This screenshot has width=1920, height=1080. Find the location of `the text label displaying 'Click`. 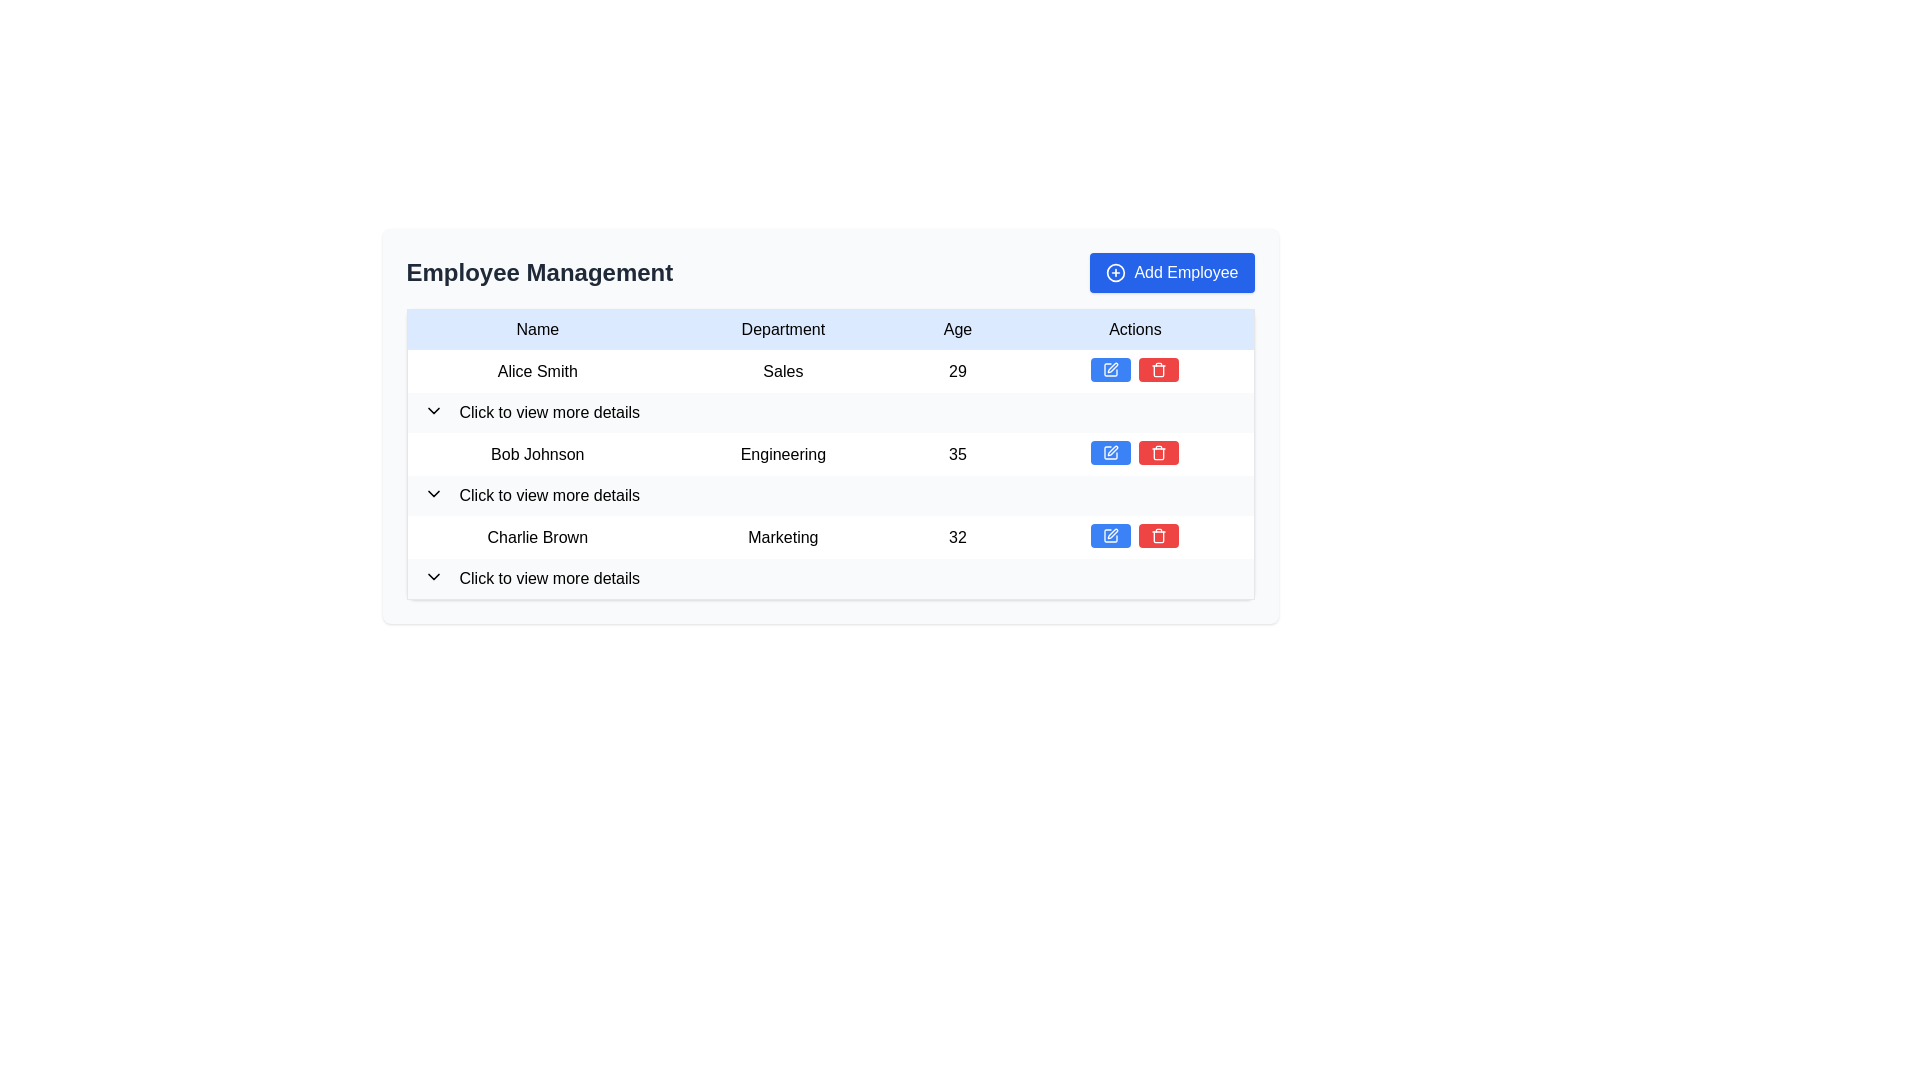

the text label displaying 'Click is located at coordinates (549, 495).